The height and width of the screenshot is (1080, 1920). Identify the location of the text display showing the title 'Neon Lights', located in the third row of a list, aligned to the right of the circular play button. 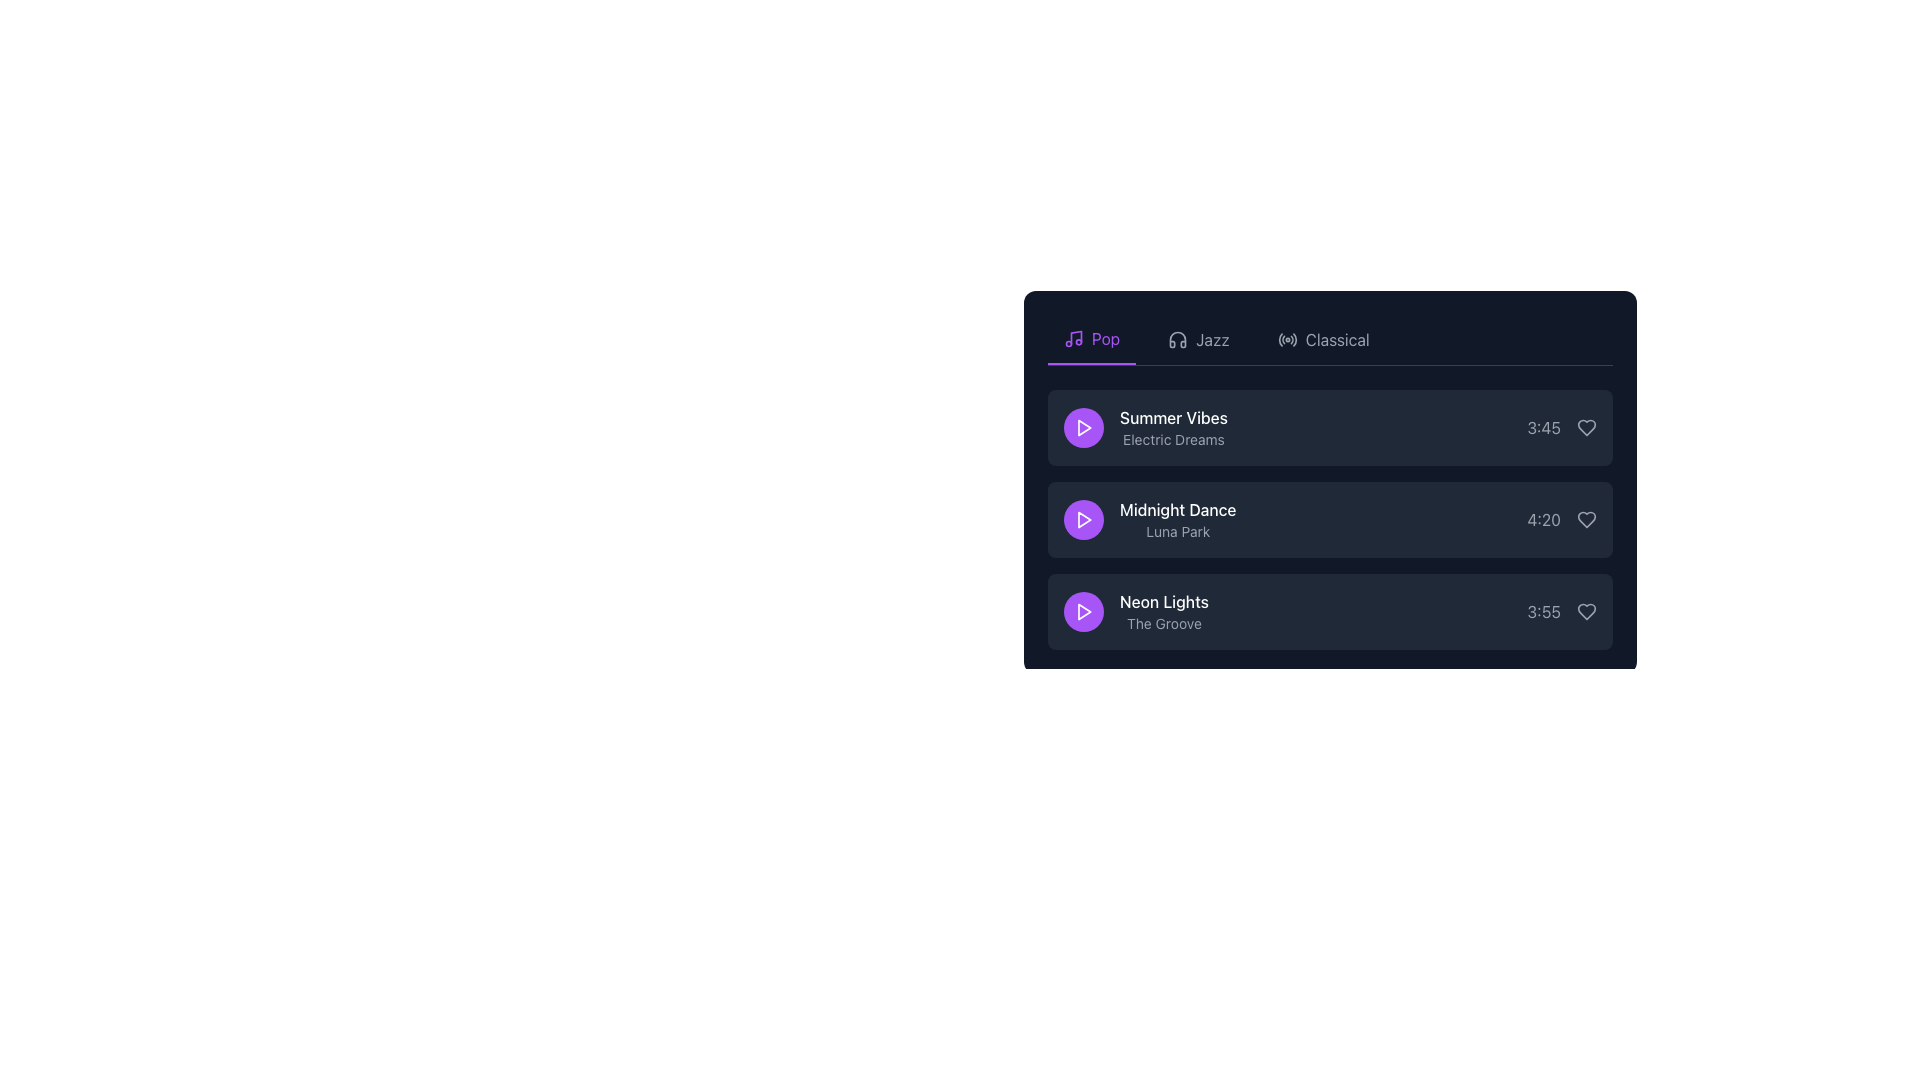
(1164, 611).